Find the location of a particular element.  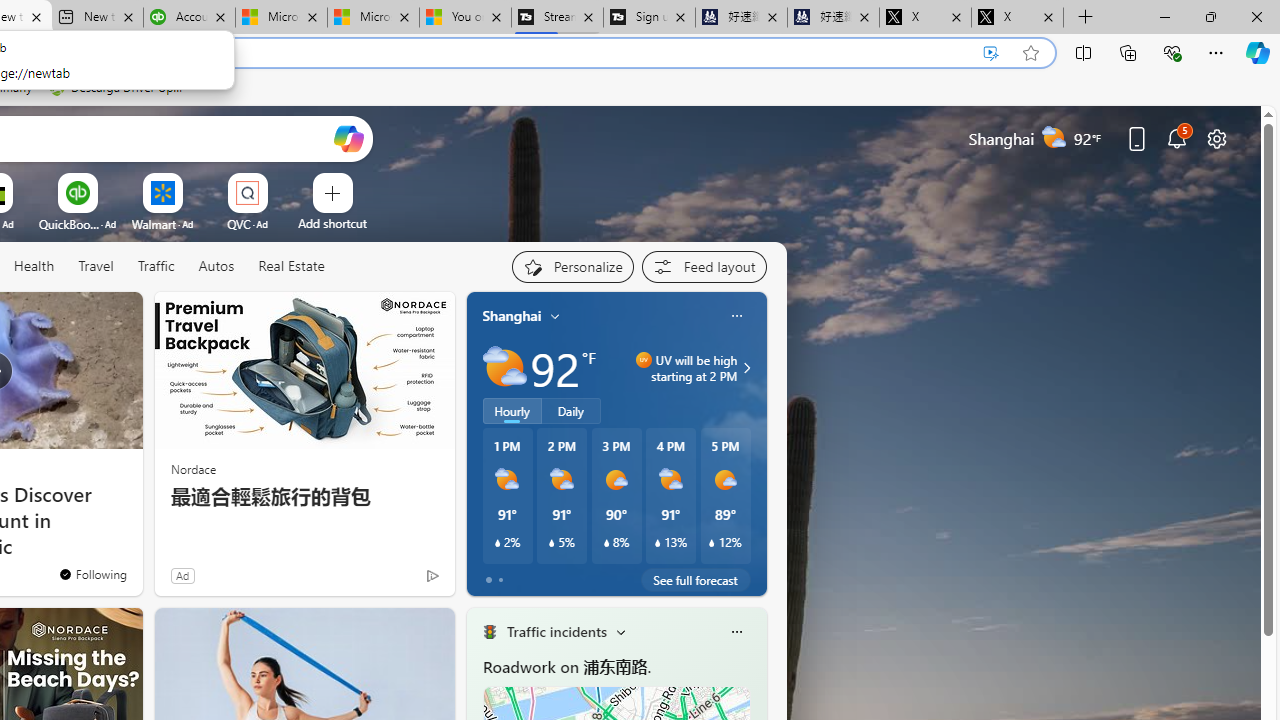

'Travel' is located at coordinates (95, 266).